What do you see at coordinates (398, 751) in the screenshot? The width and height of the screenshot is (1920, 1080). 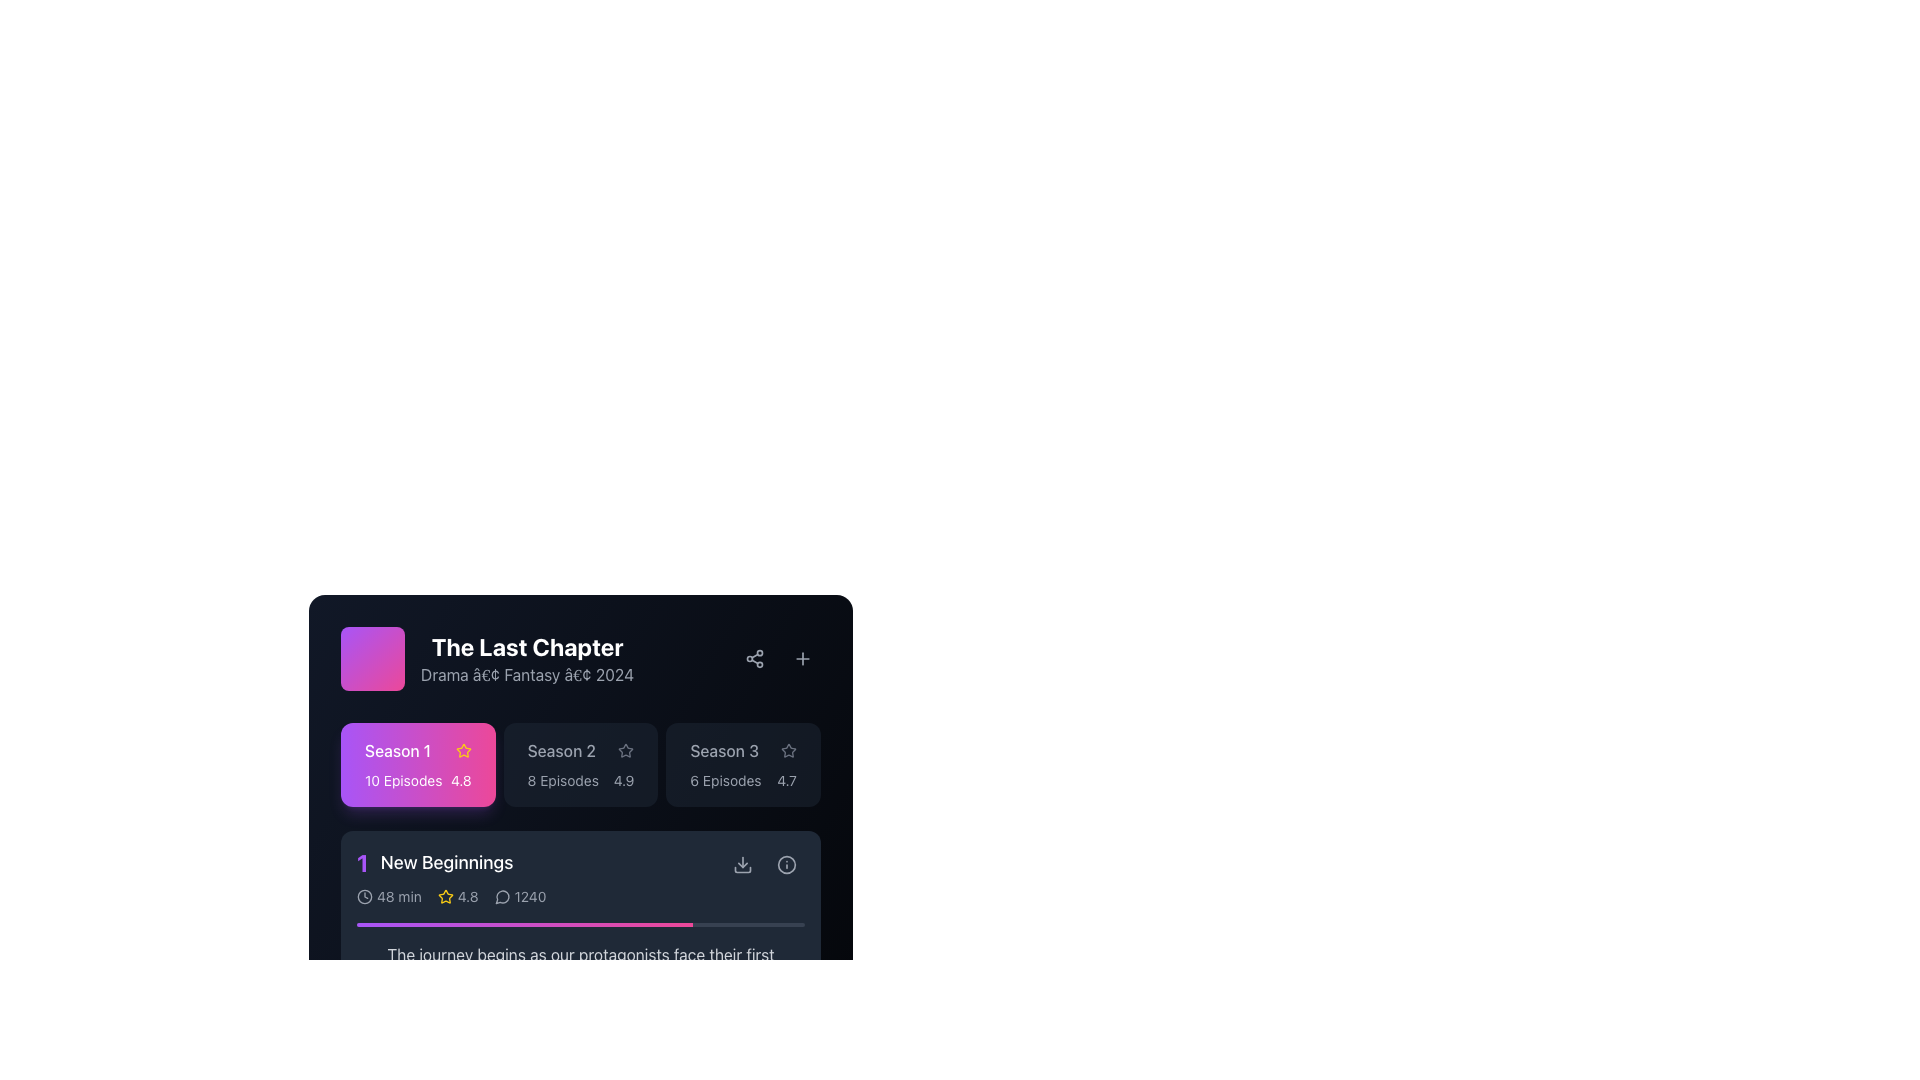 I see `the bold text label displaying 'Season 1' that is prominently located within a pink background with rounded corners` at bounding box center [398, 751].